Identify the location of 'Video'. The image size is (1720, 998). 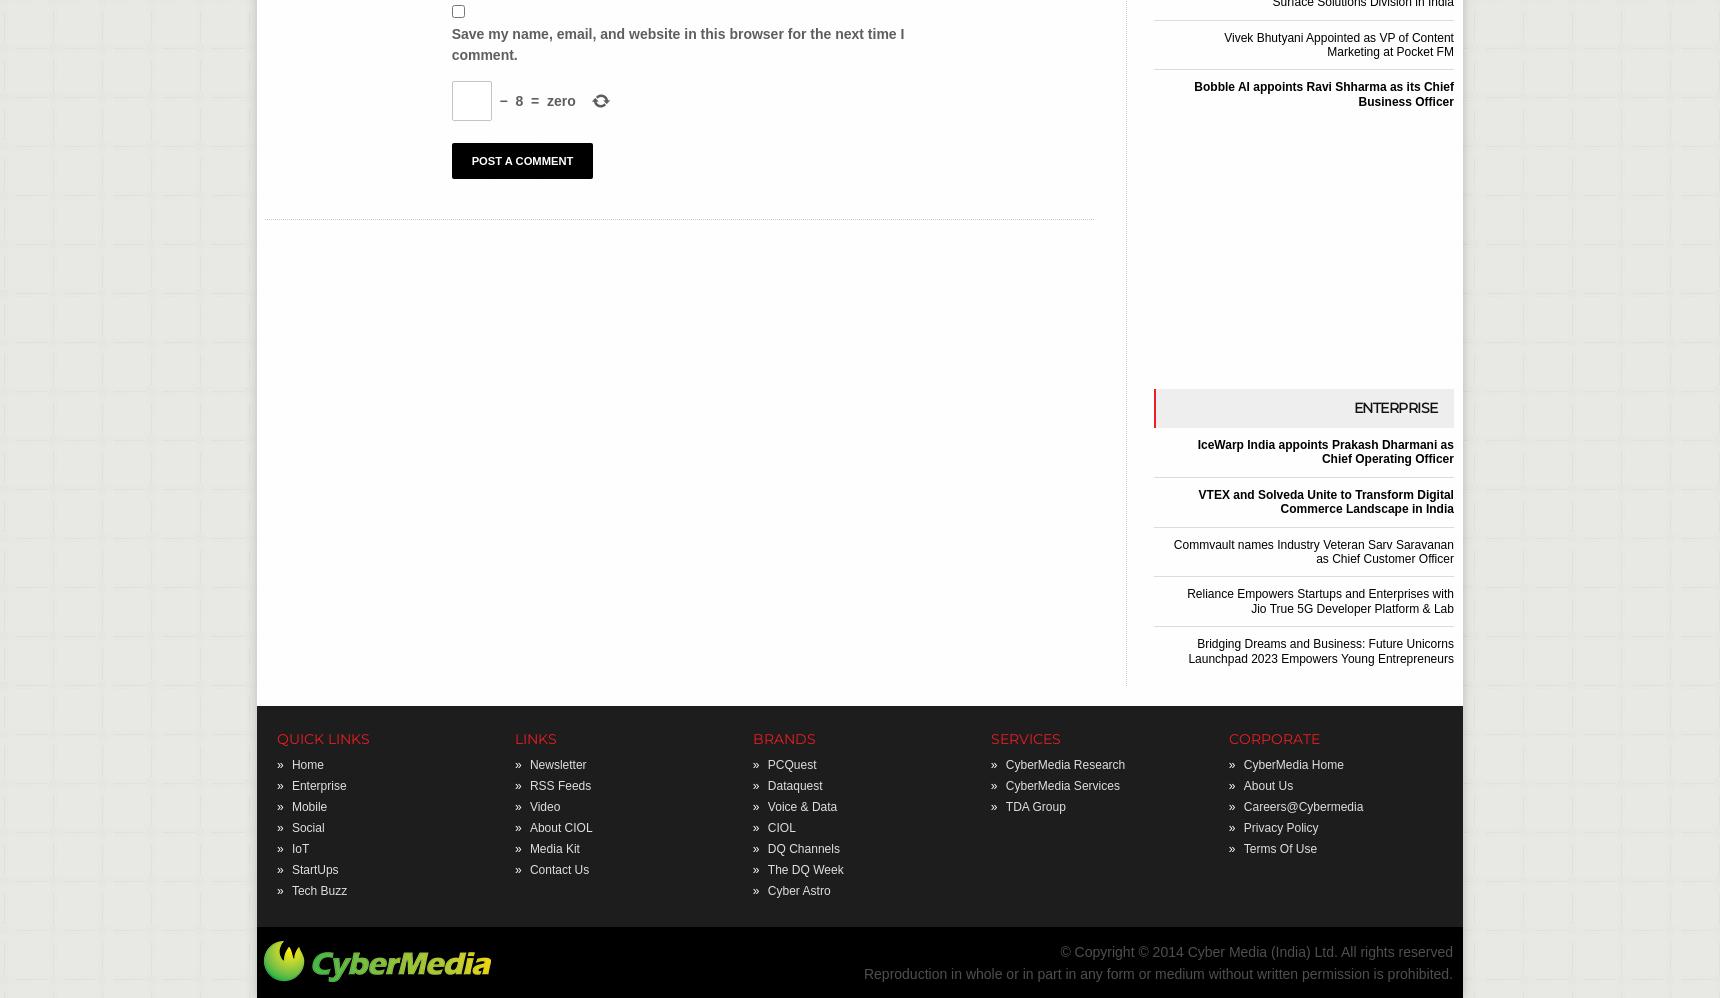
(544, 805).